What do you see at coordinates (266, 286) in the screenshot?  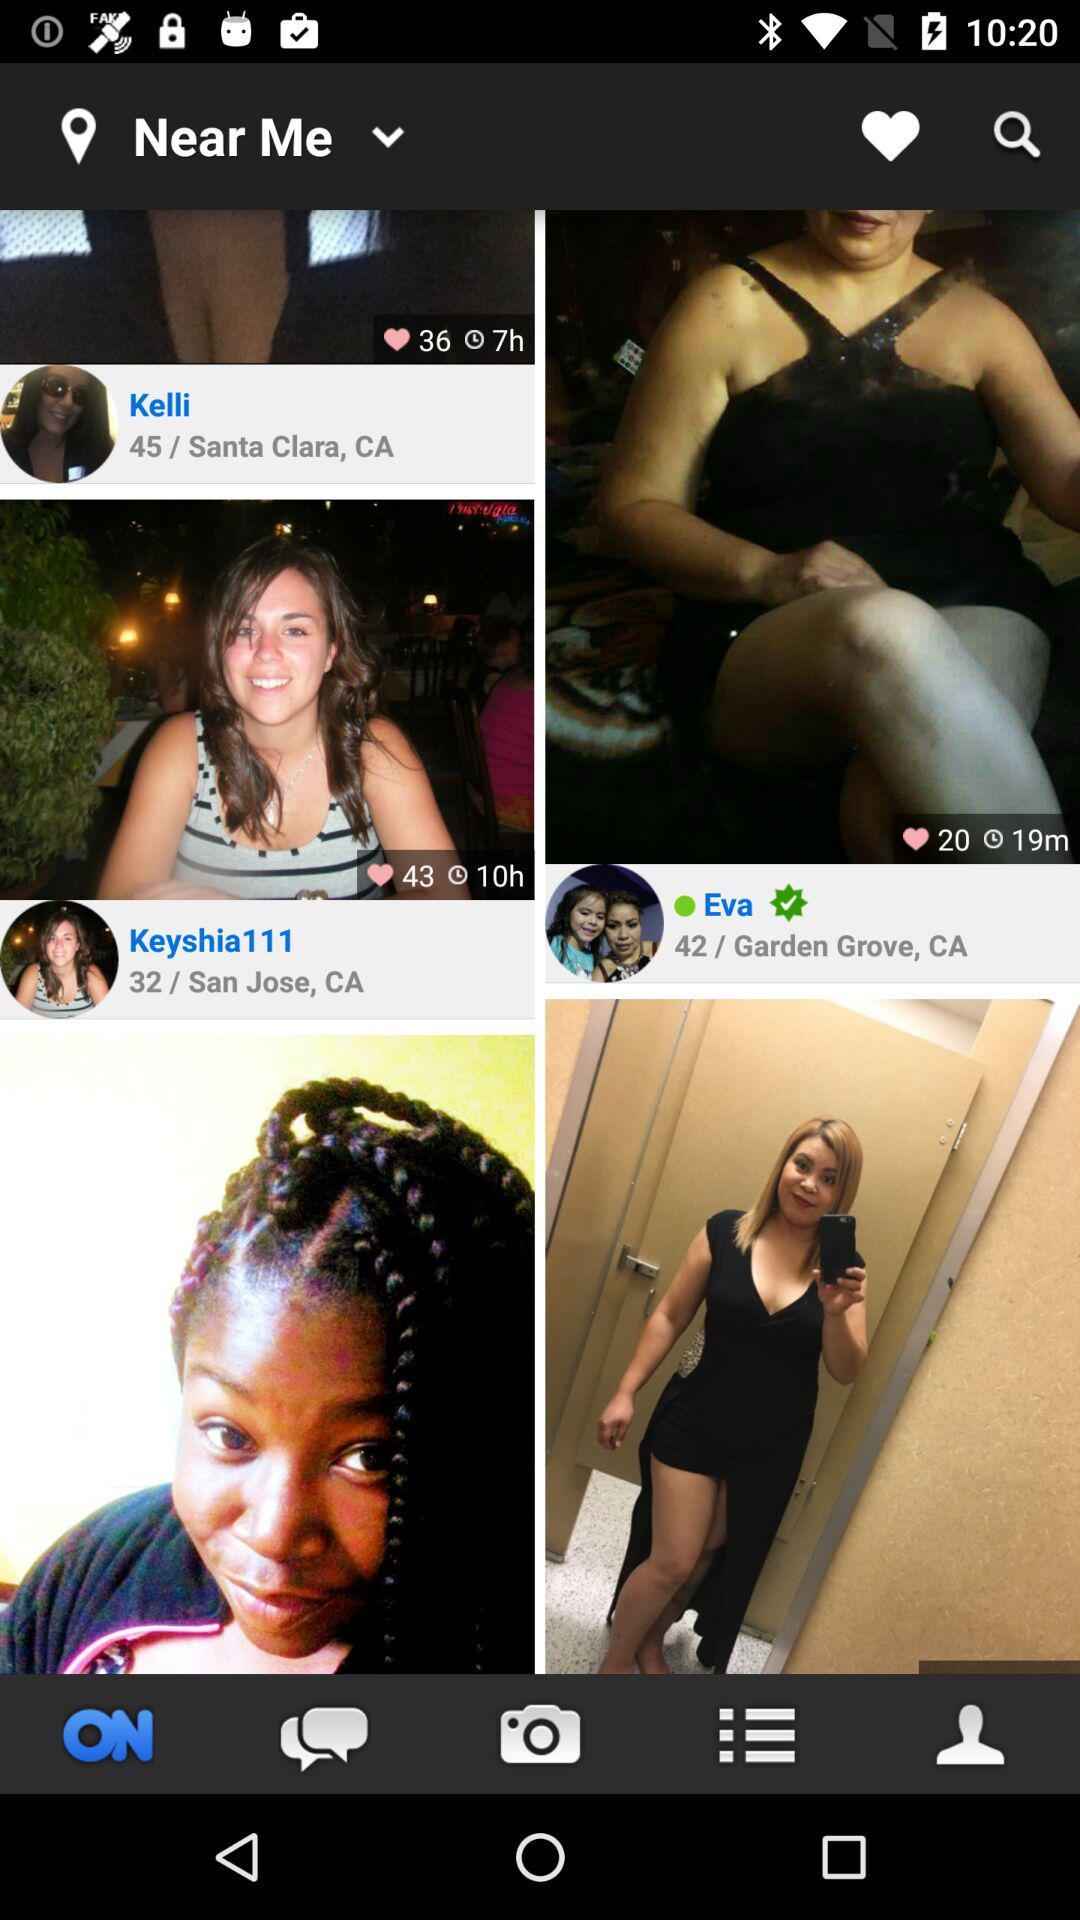 I see `show picture` at bounding box center [266, 286].